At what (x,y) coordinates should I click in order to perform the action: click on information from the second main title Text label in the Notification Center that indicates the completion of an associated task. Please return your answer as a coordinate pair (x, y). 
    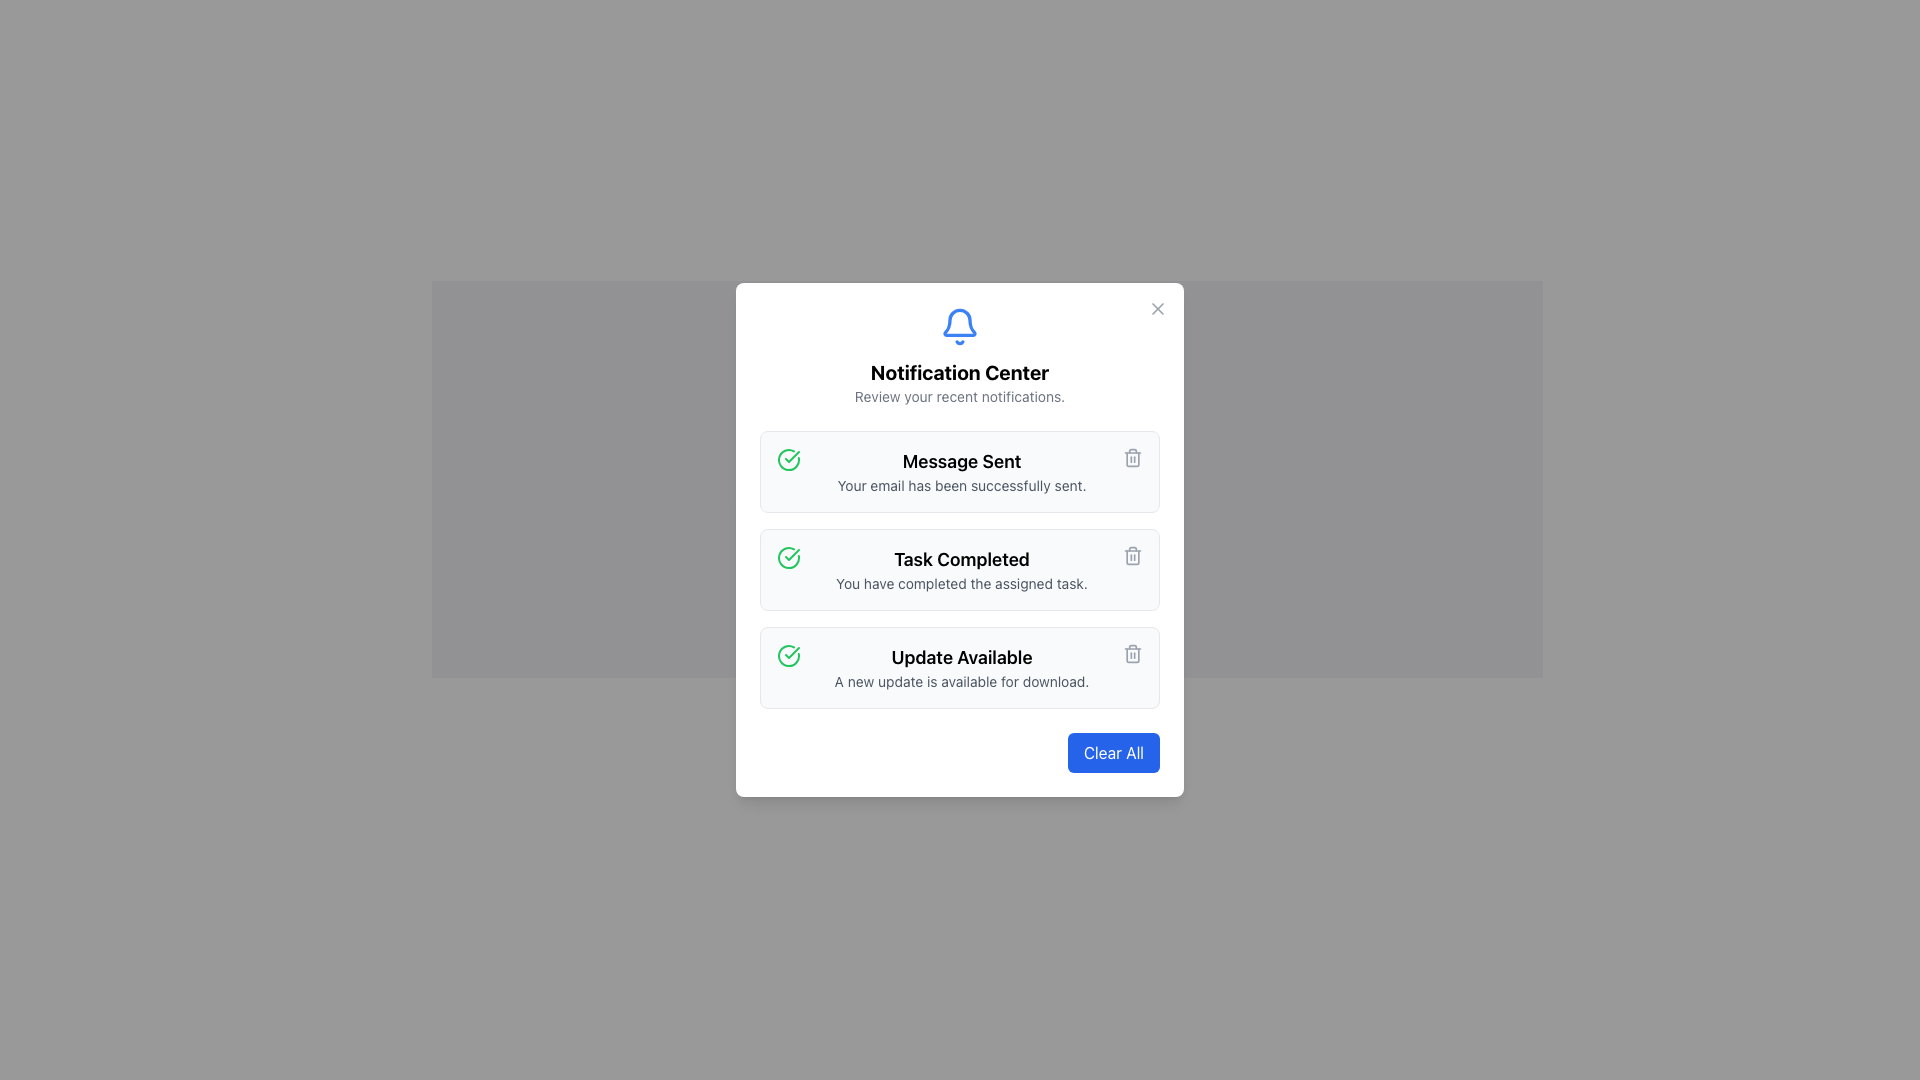
    Looking at the image, I should click on (961, 559).